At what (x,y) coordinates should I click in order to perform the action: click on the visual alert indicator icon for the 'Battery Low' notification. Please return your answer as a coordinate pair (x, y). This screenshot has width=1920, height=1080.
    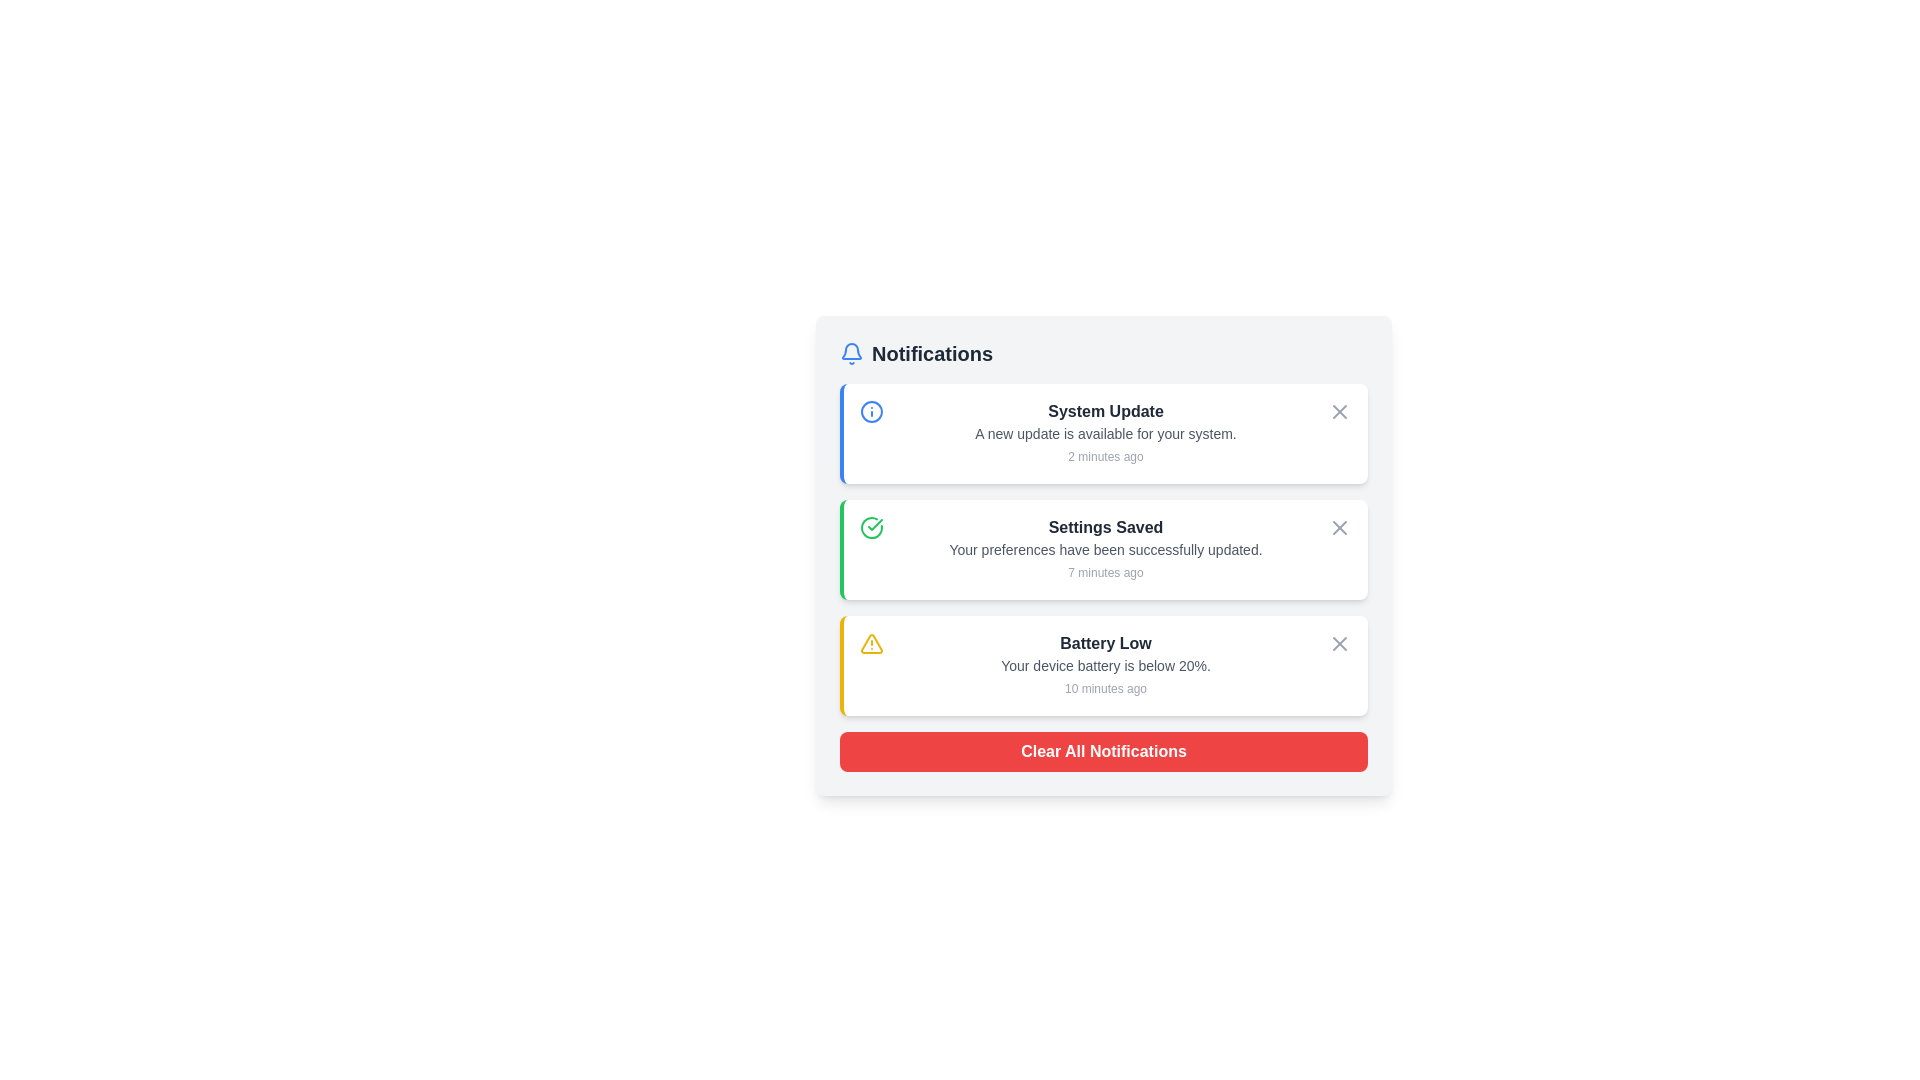
    Looking at the image, I should click on (872, 644).